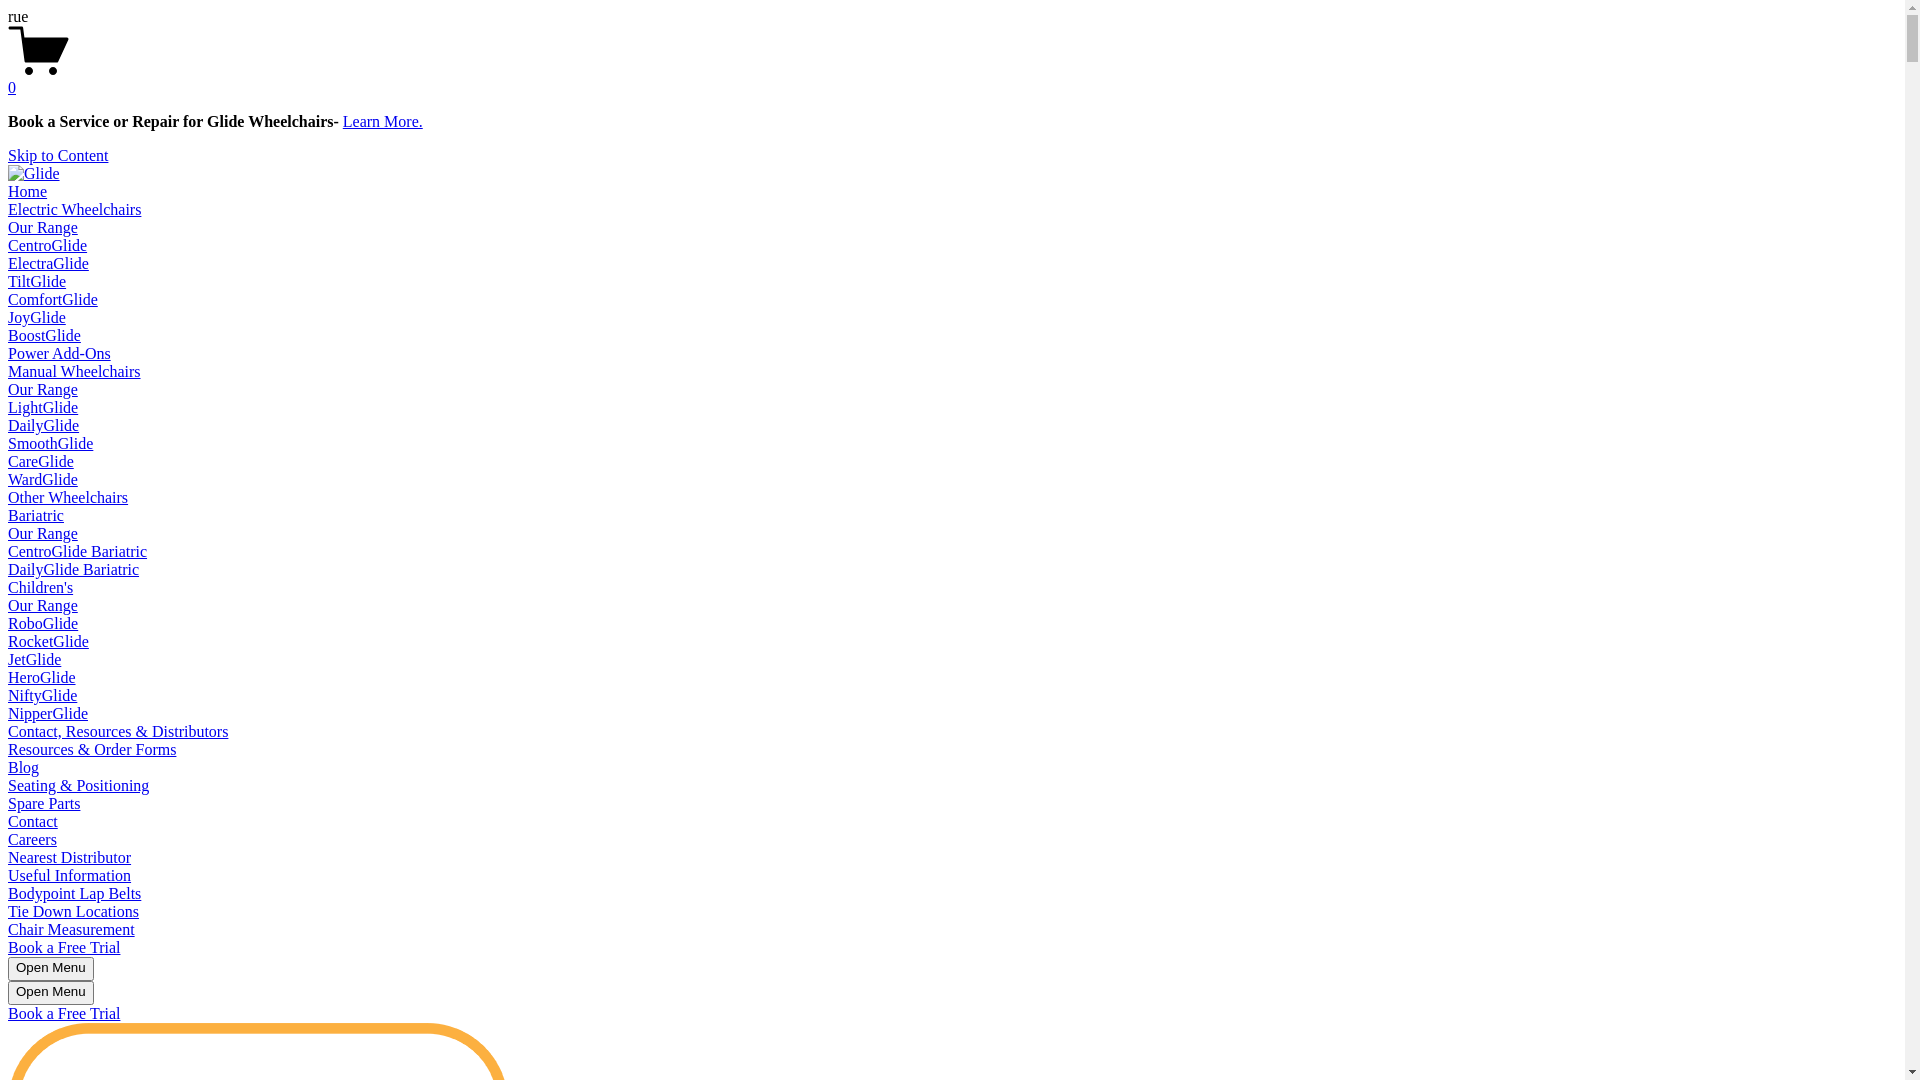  What do you see at coordinates (8, 784) in the screenshot?
I see `'Seating & Positioning'` at bounding box center [8, 784].